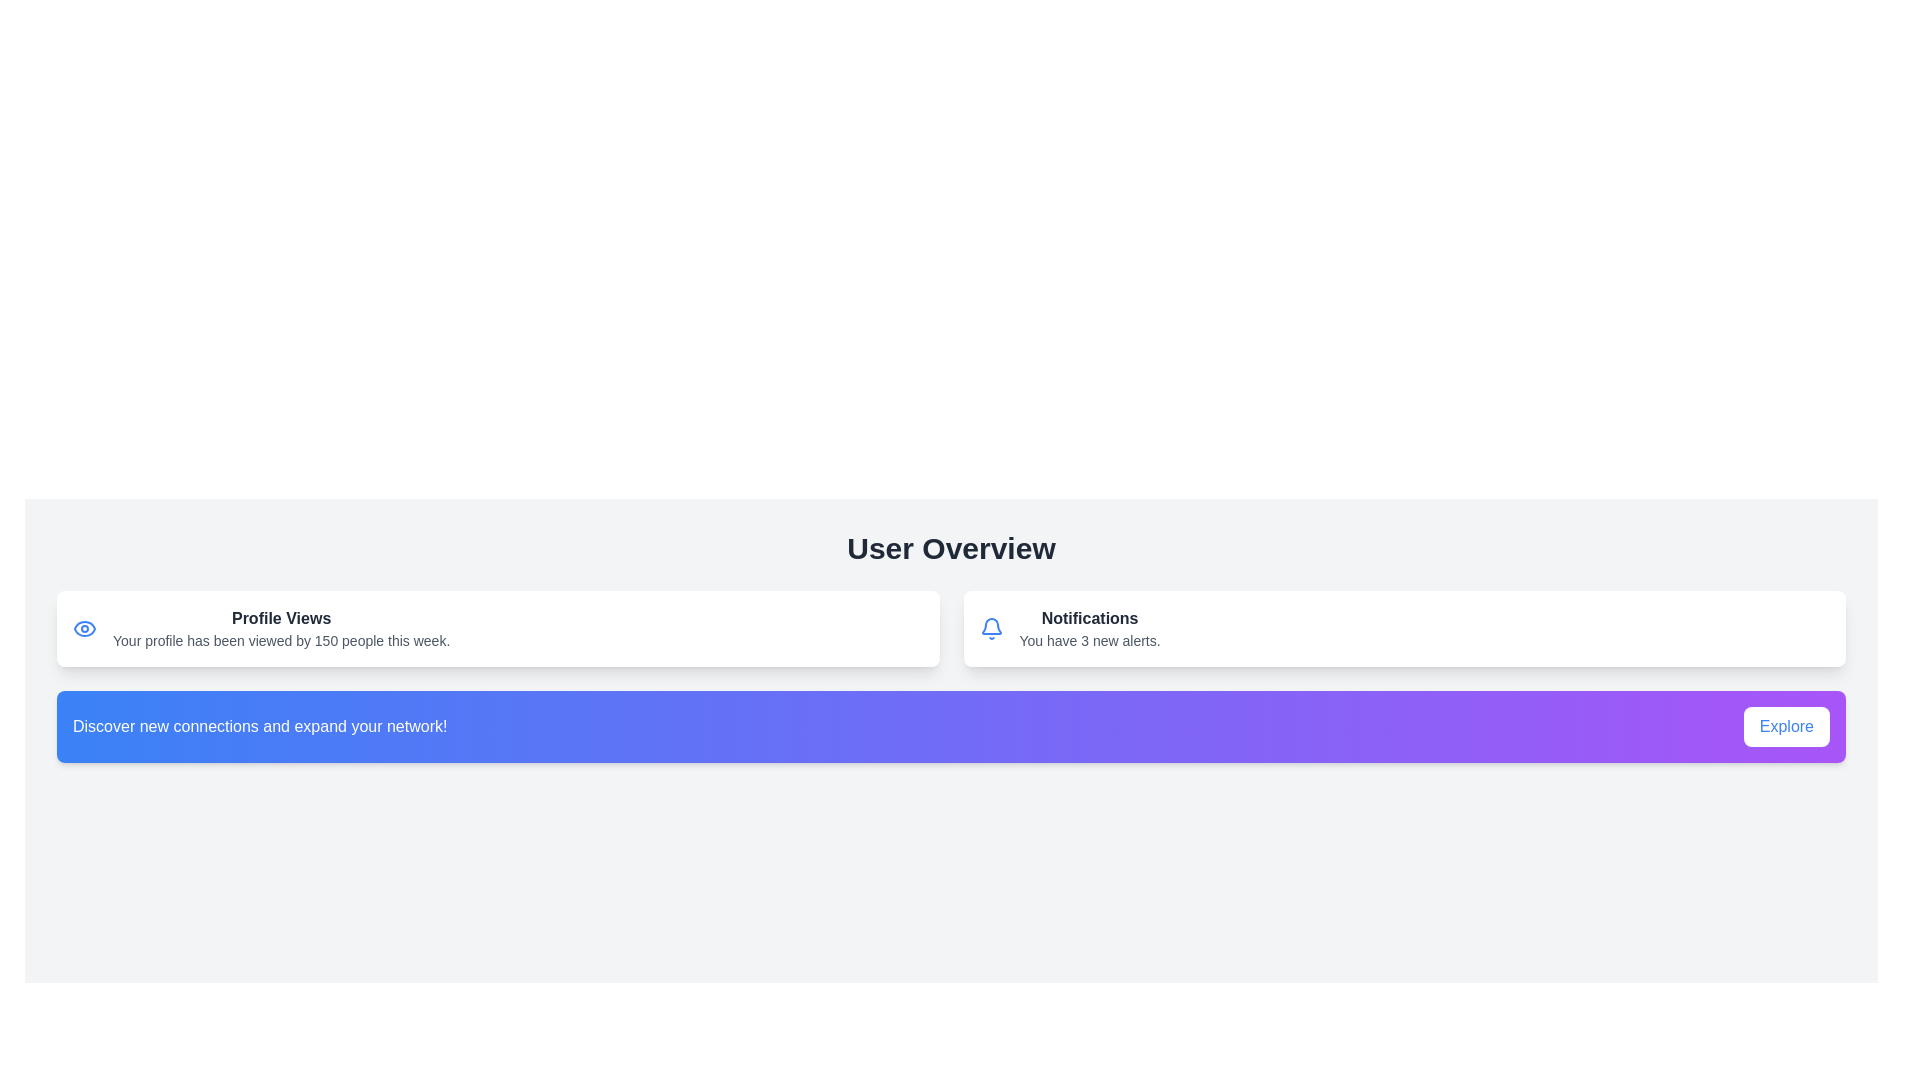 The height and width of the screenshot is (1080, 1920). What do you see at coordinates (950, 726) in the screenshot?
I see `displayed message on the Call-to-action banner which states 'Discover new connections and expand your network!'` at bounding box center [950, 726].